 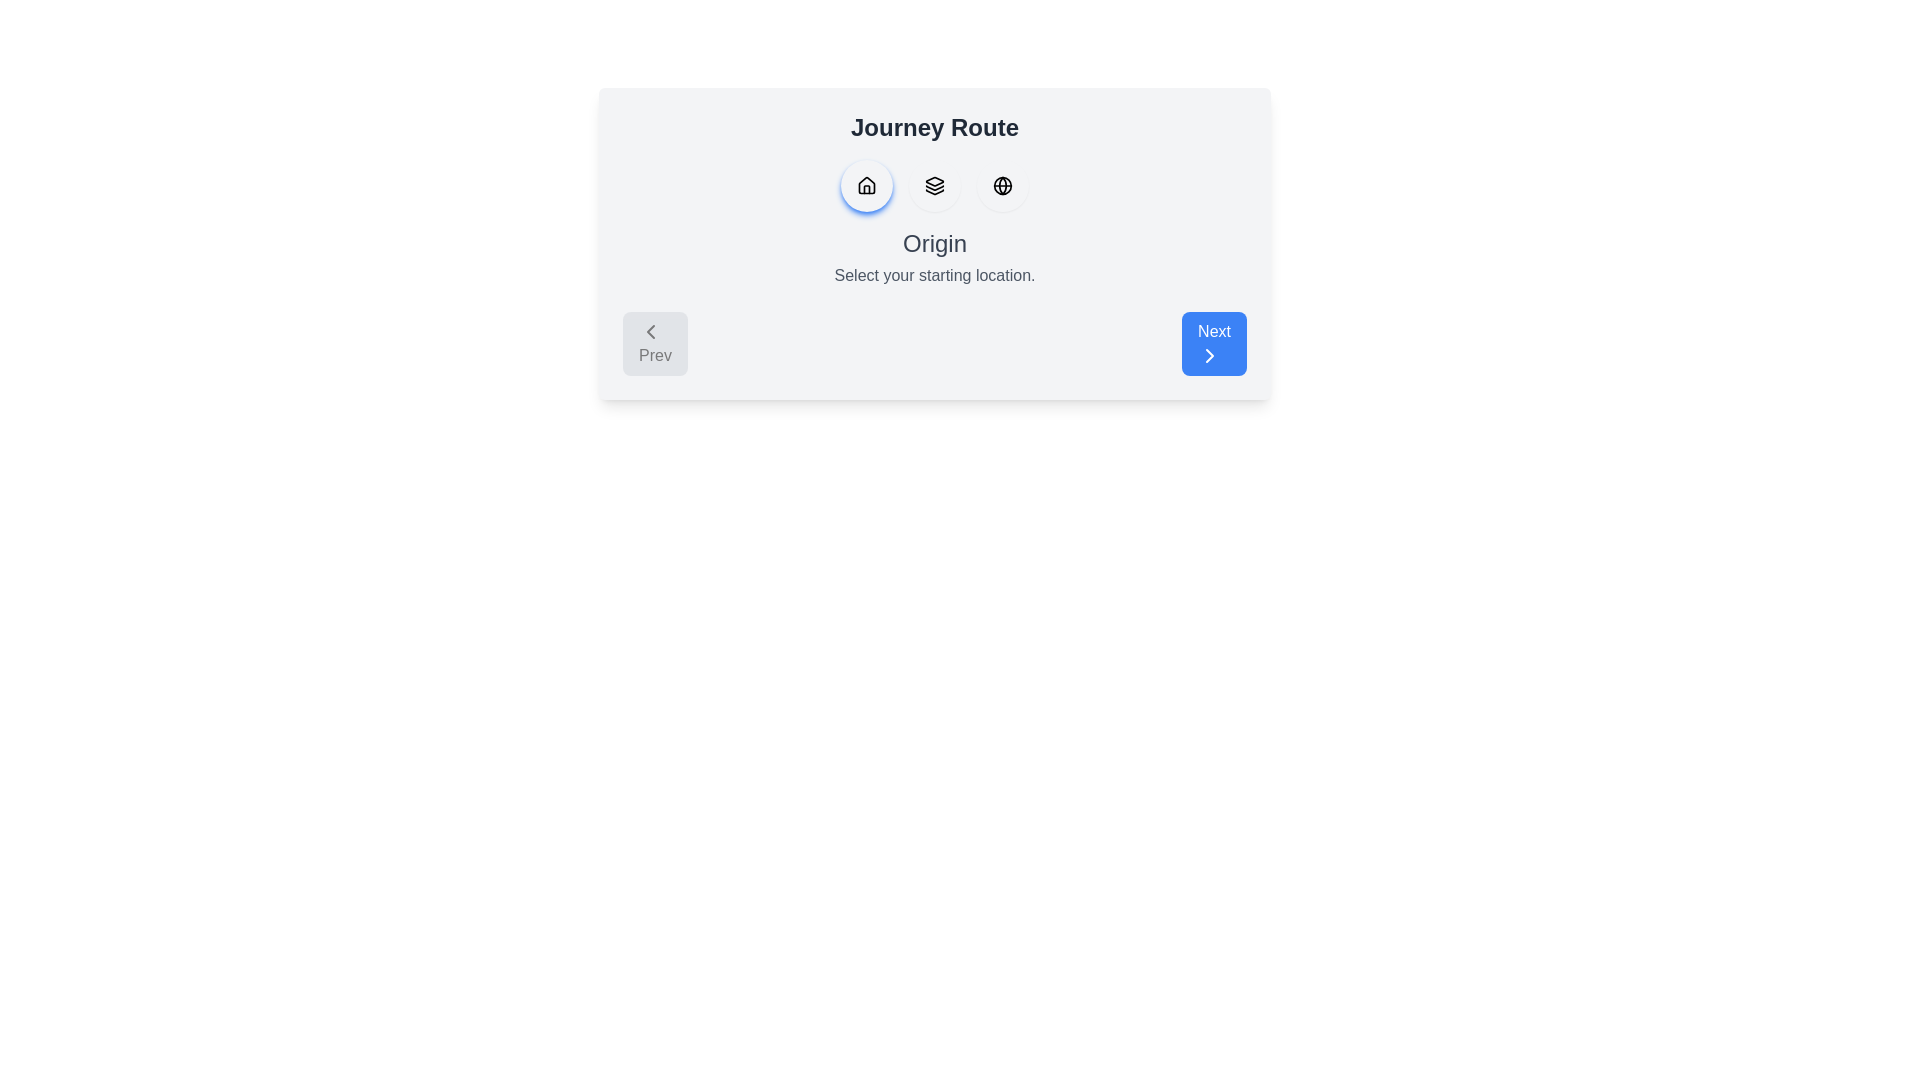 I want to click on the 'Prev' button icon located on the left side of the interface, which signals navigation to the previous step, so click(x=651, y=330).